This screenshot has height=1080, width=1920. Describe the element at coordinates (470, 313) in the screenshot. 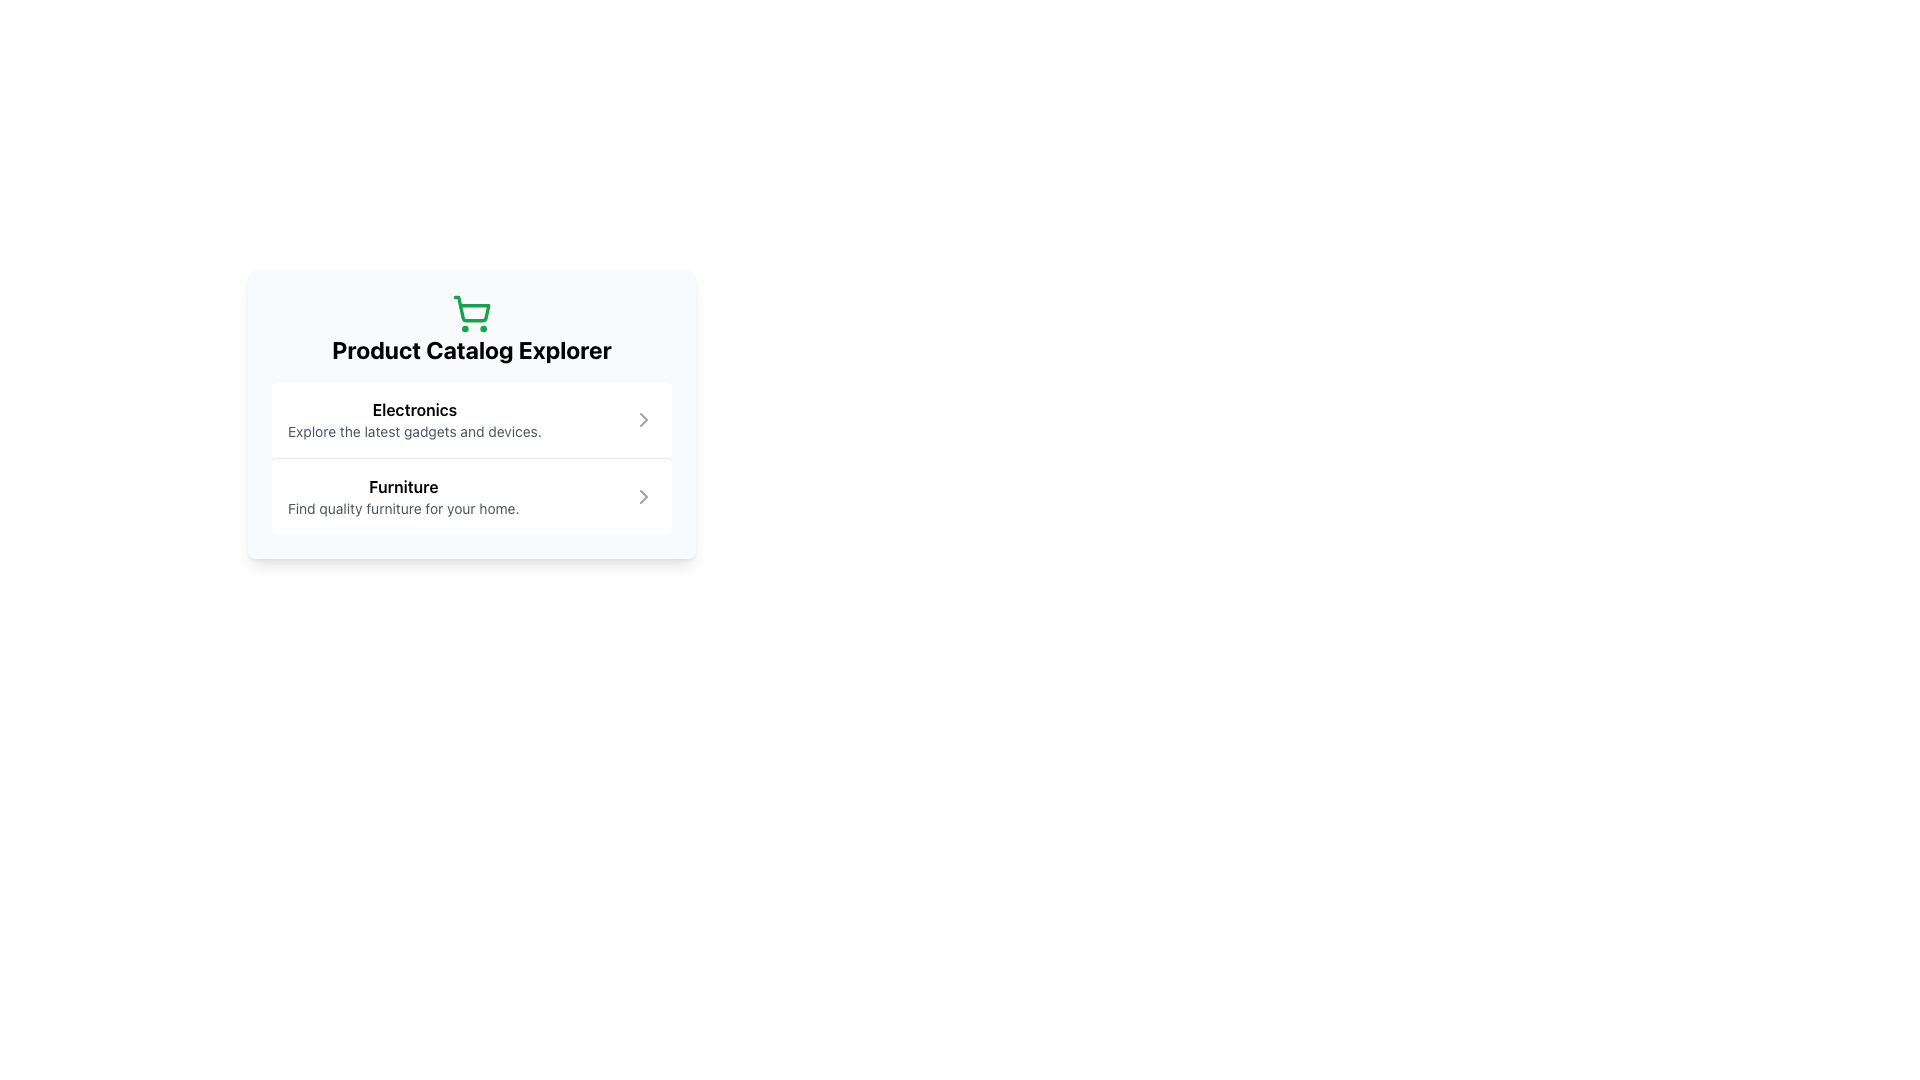

I see `the green shopping cart icon located above the text 'Product Catalog Explorer', which is styled with a minimalistic design using green lines and dots` at that location.